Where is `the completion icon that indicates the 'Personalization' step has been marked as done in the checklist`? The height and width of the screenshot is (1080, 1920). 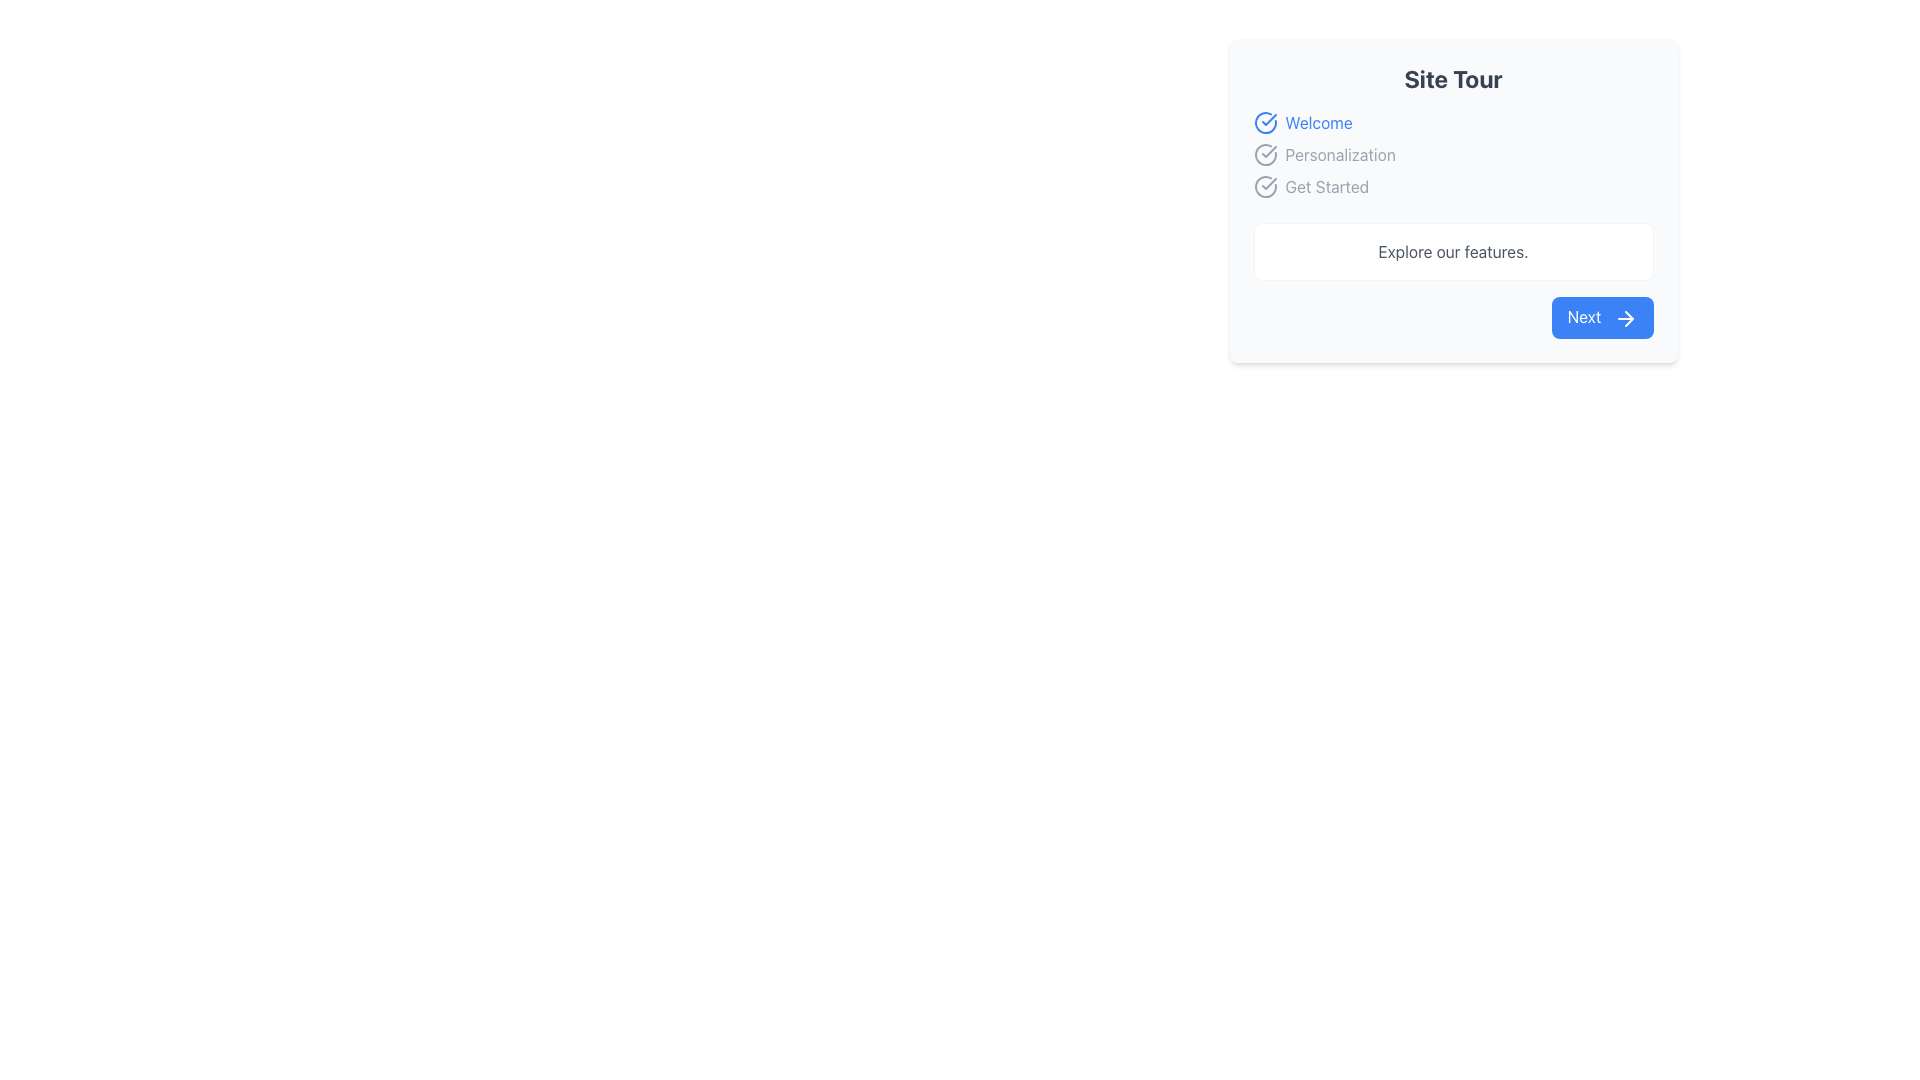
the completion icon that indicates the 'Personalization' step has been marked as done in the checklist is located at coordinates (1264, 153).